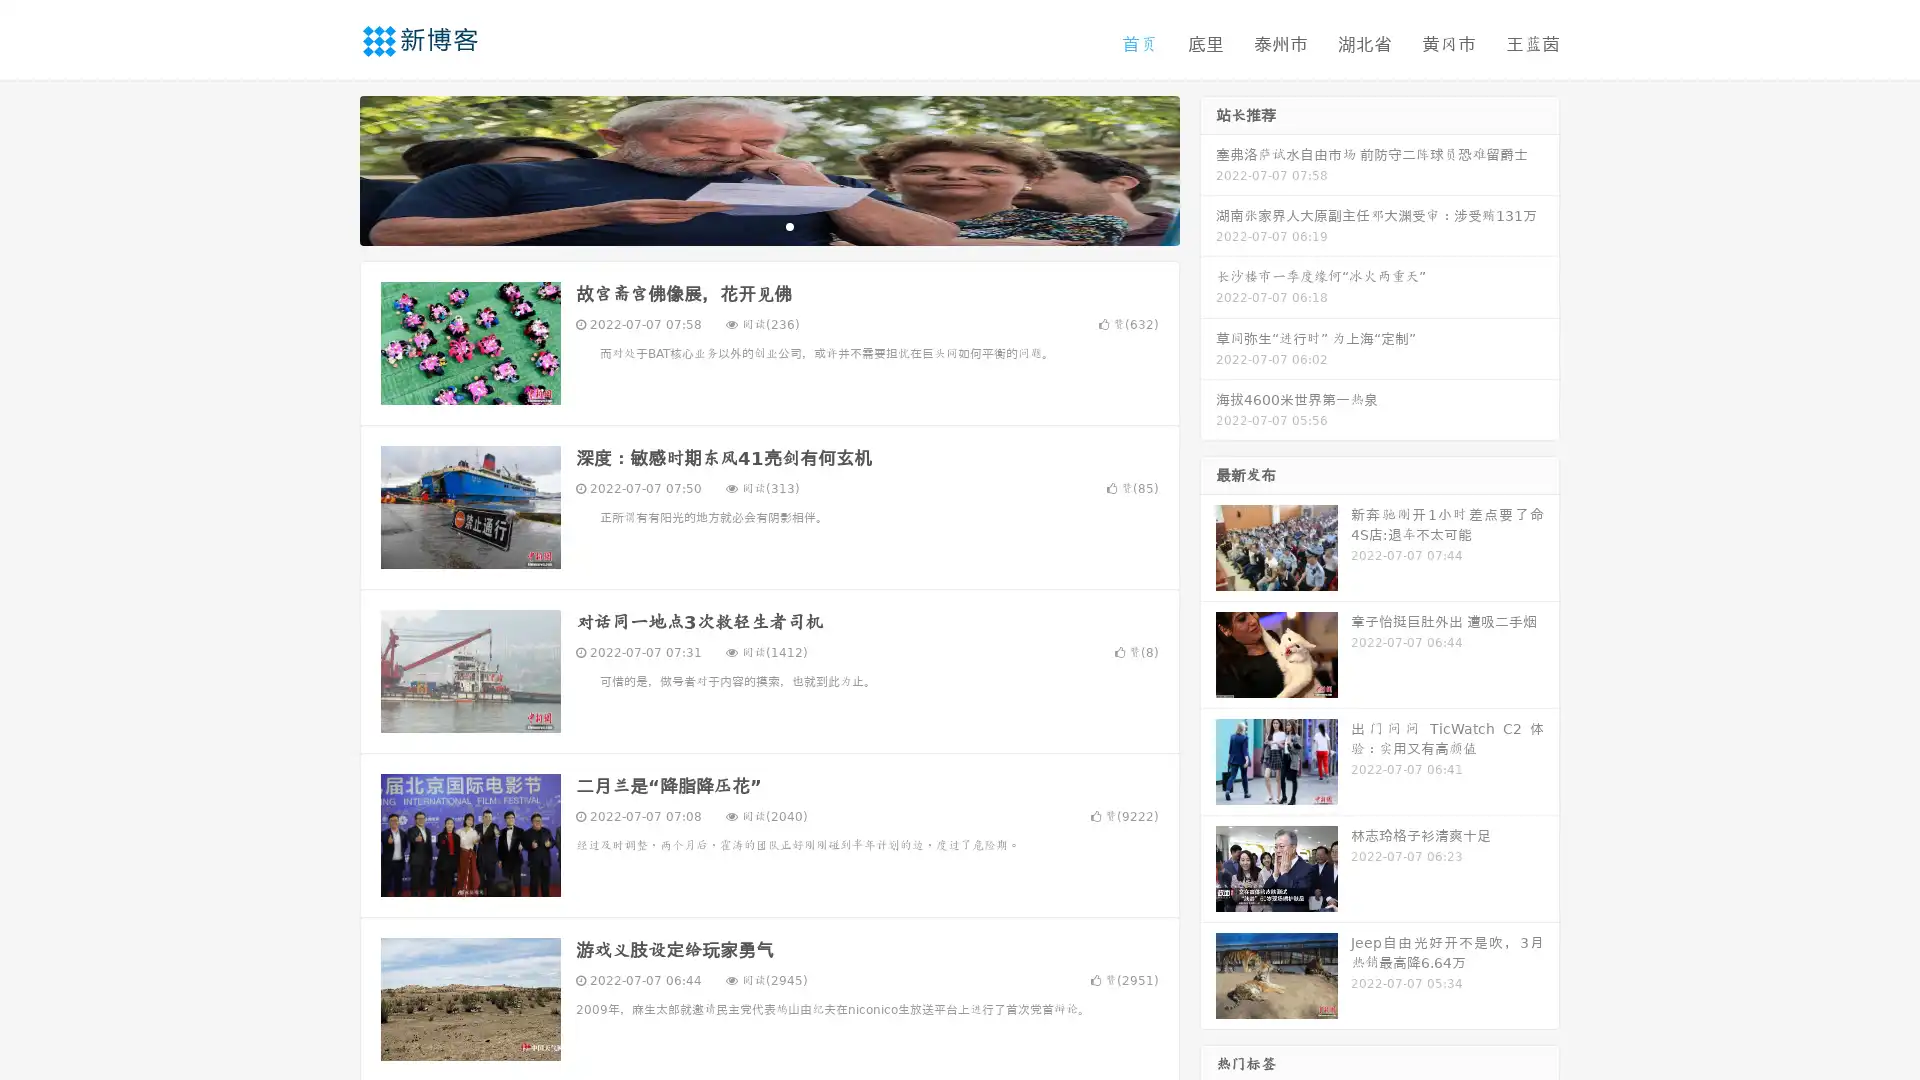  What do you see at coordinates (768, 225) in the screenshot?
I see `Go to slide 2` at bounding box center [768, 225].